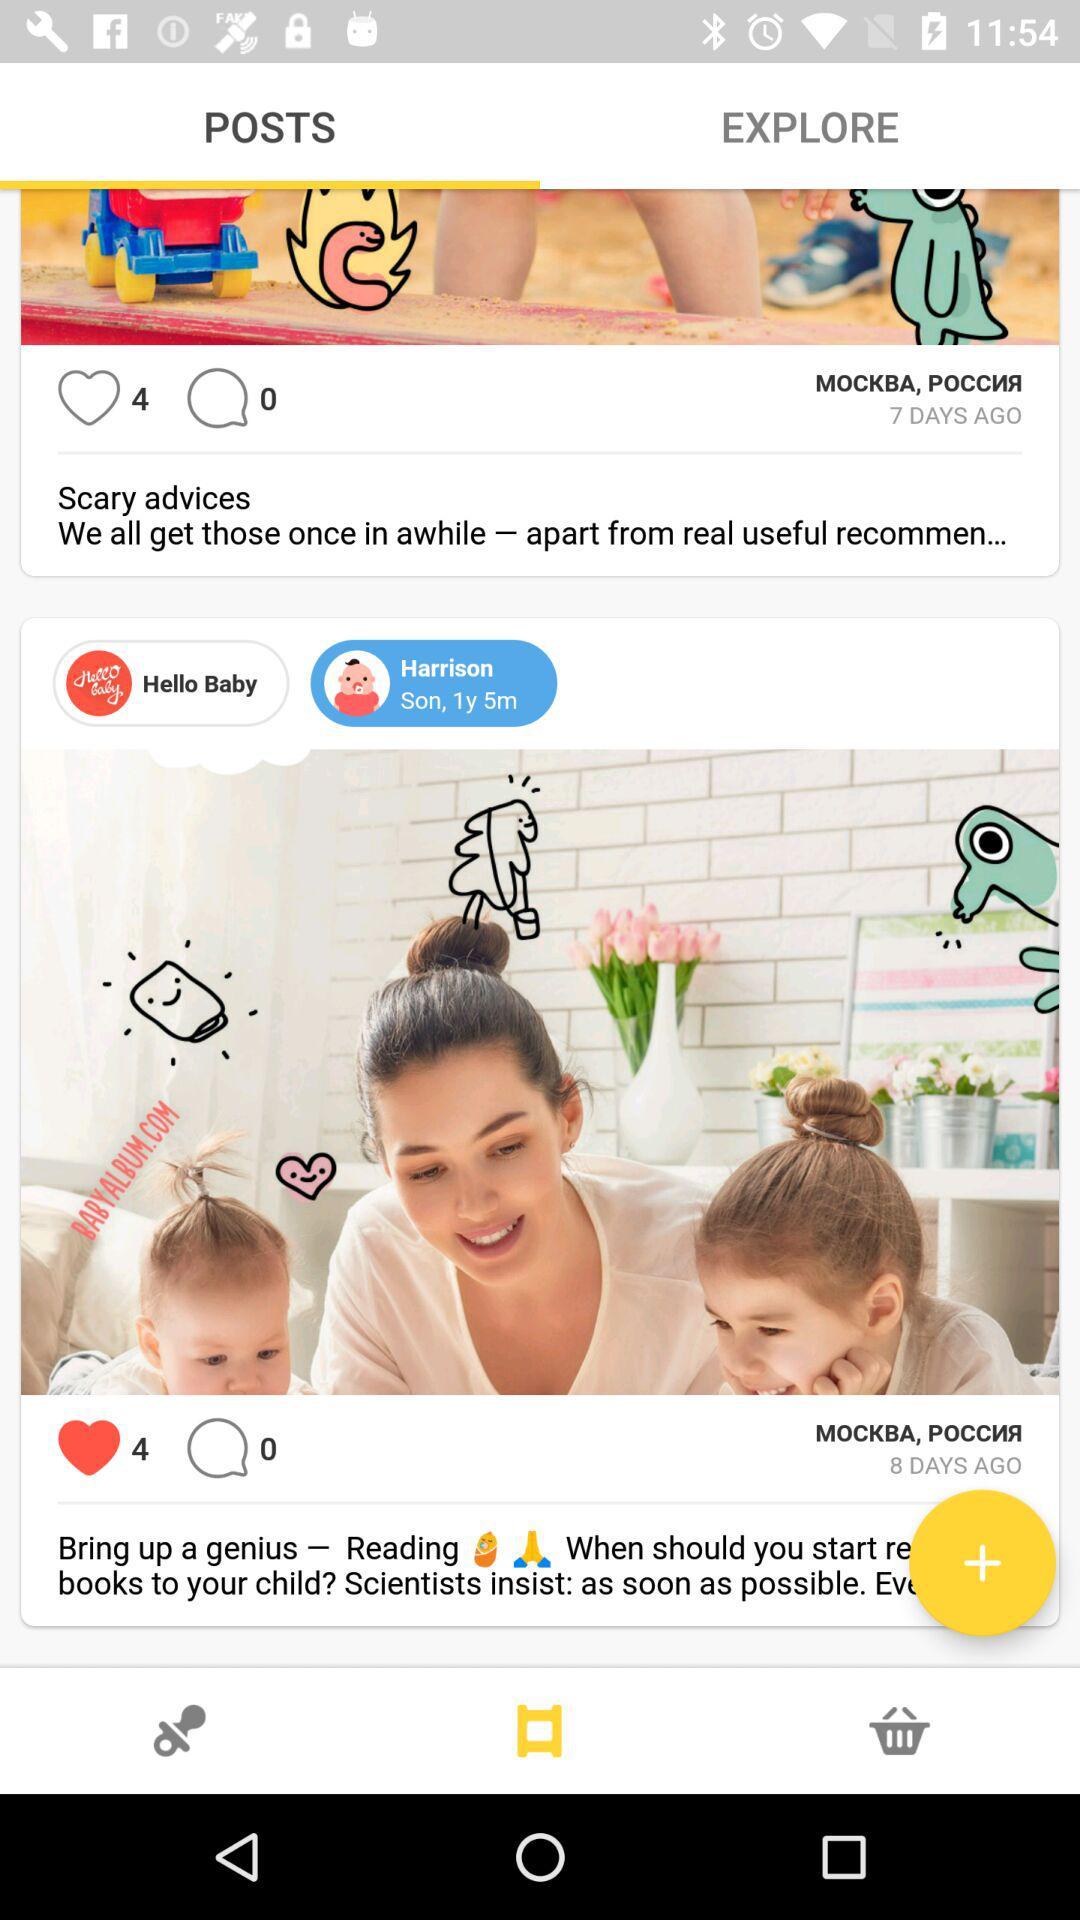 The height and width of the screenshot is (1920, 1080). I want to click on to cart, so click(898, 1730).